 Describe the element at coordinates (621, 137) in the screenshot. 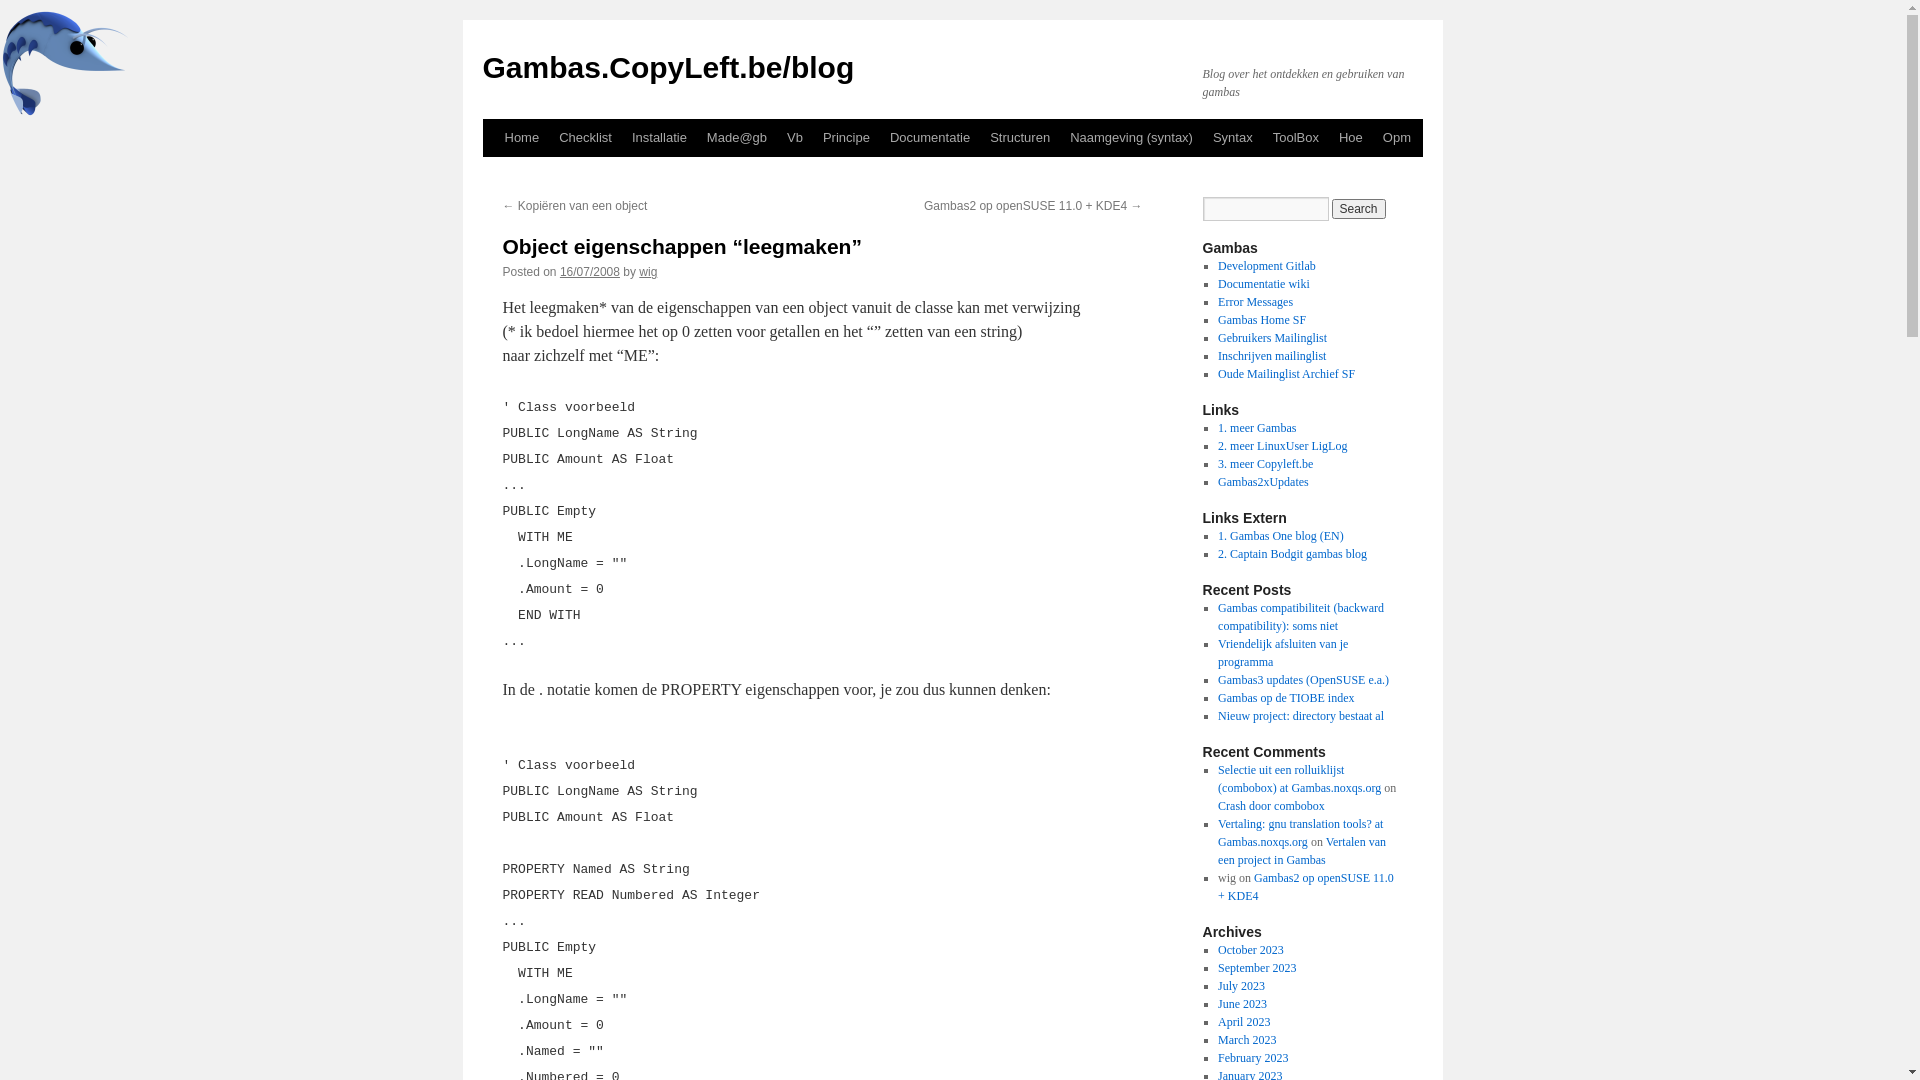

I see `'Installatie'` at that location.